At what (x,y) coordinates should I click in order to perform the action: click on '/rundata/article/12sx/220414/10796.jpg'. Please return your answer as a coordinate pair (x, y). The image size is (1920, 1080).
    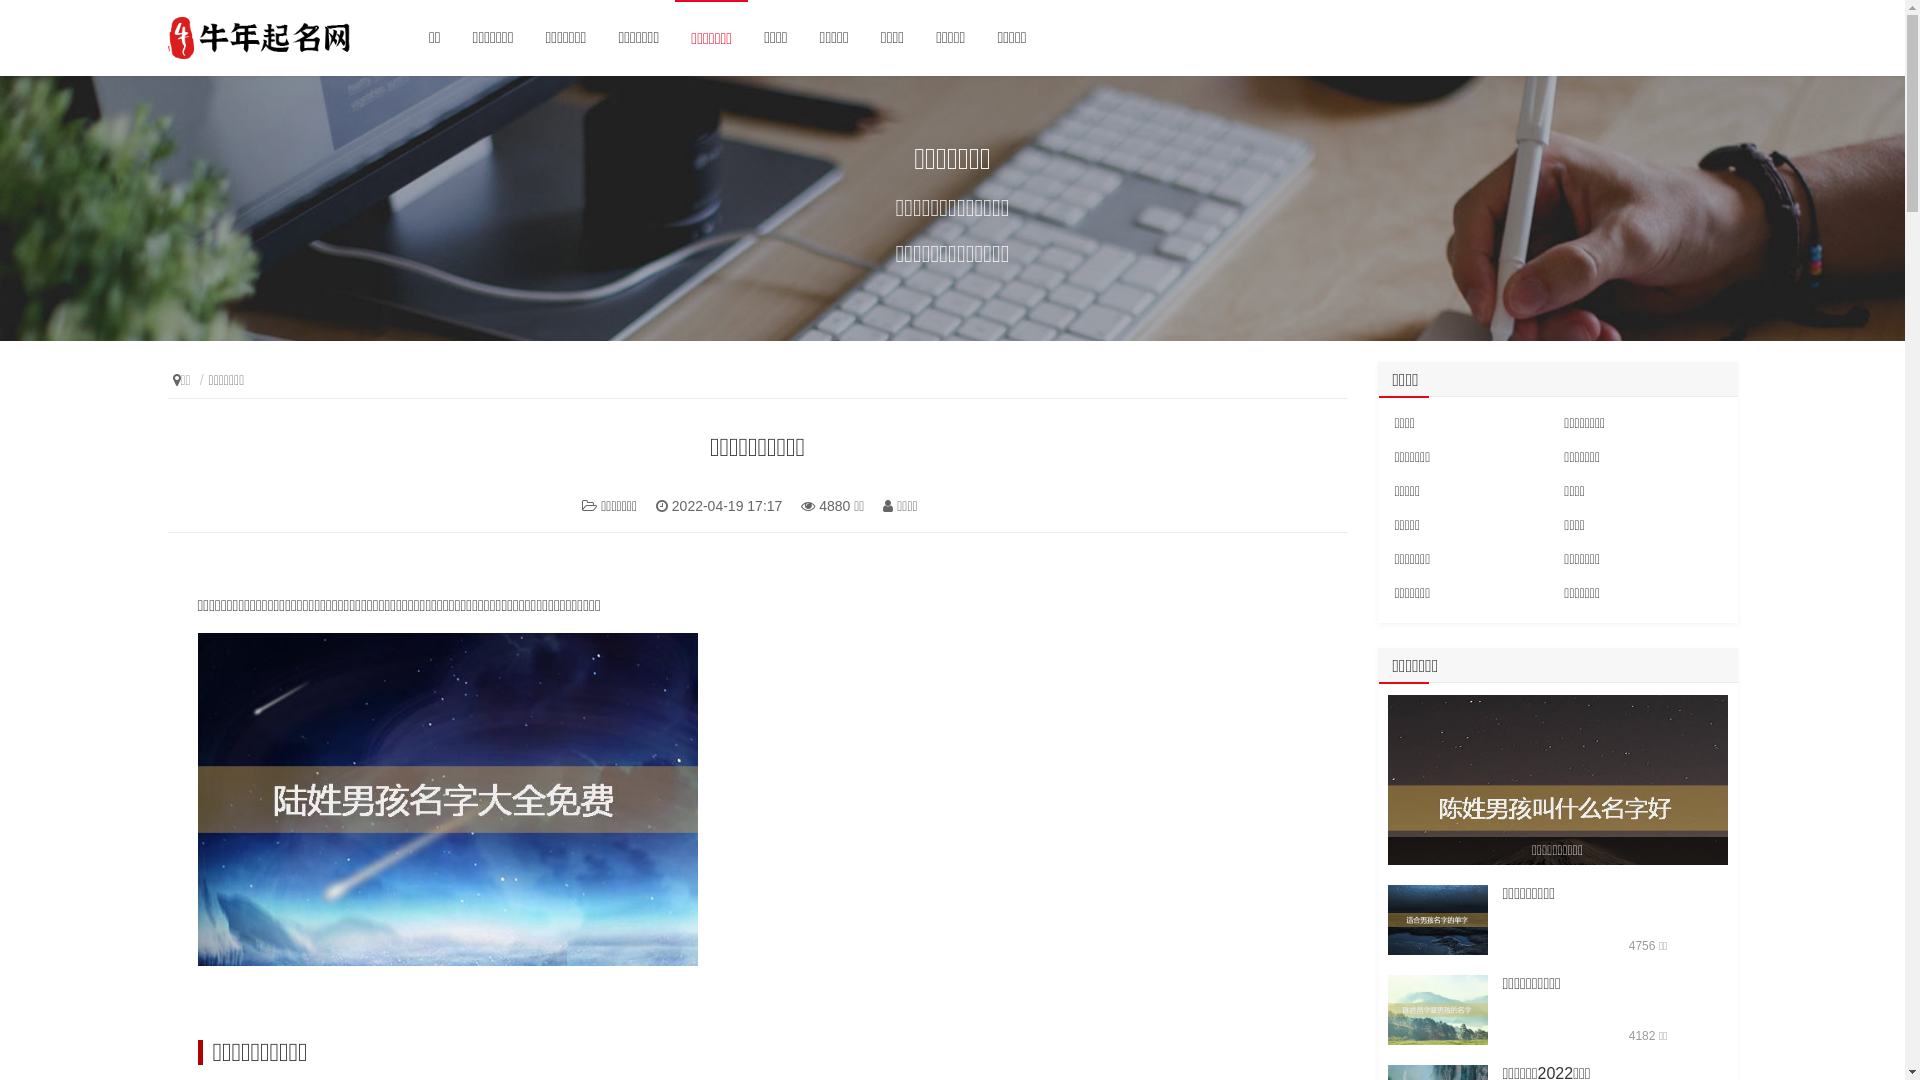
    Looking at the image, I should click on (1437, 920).